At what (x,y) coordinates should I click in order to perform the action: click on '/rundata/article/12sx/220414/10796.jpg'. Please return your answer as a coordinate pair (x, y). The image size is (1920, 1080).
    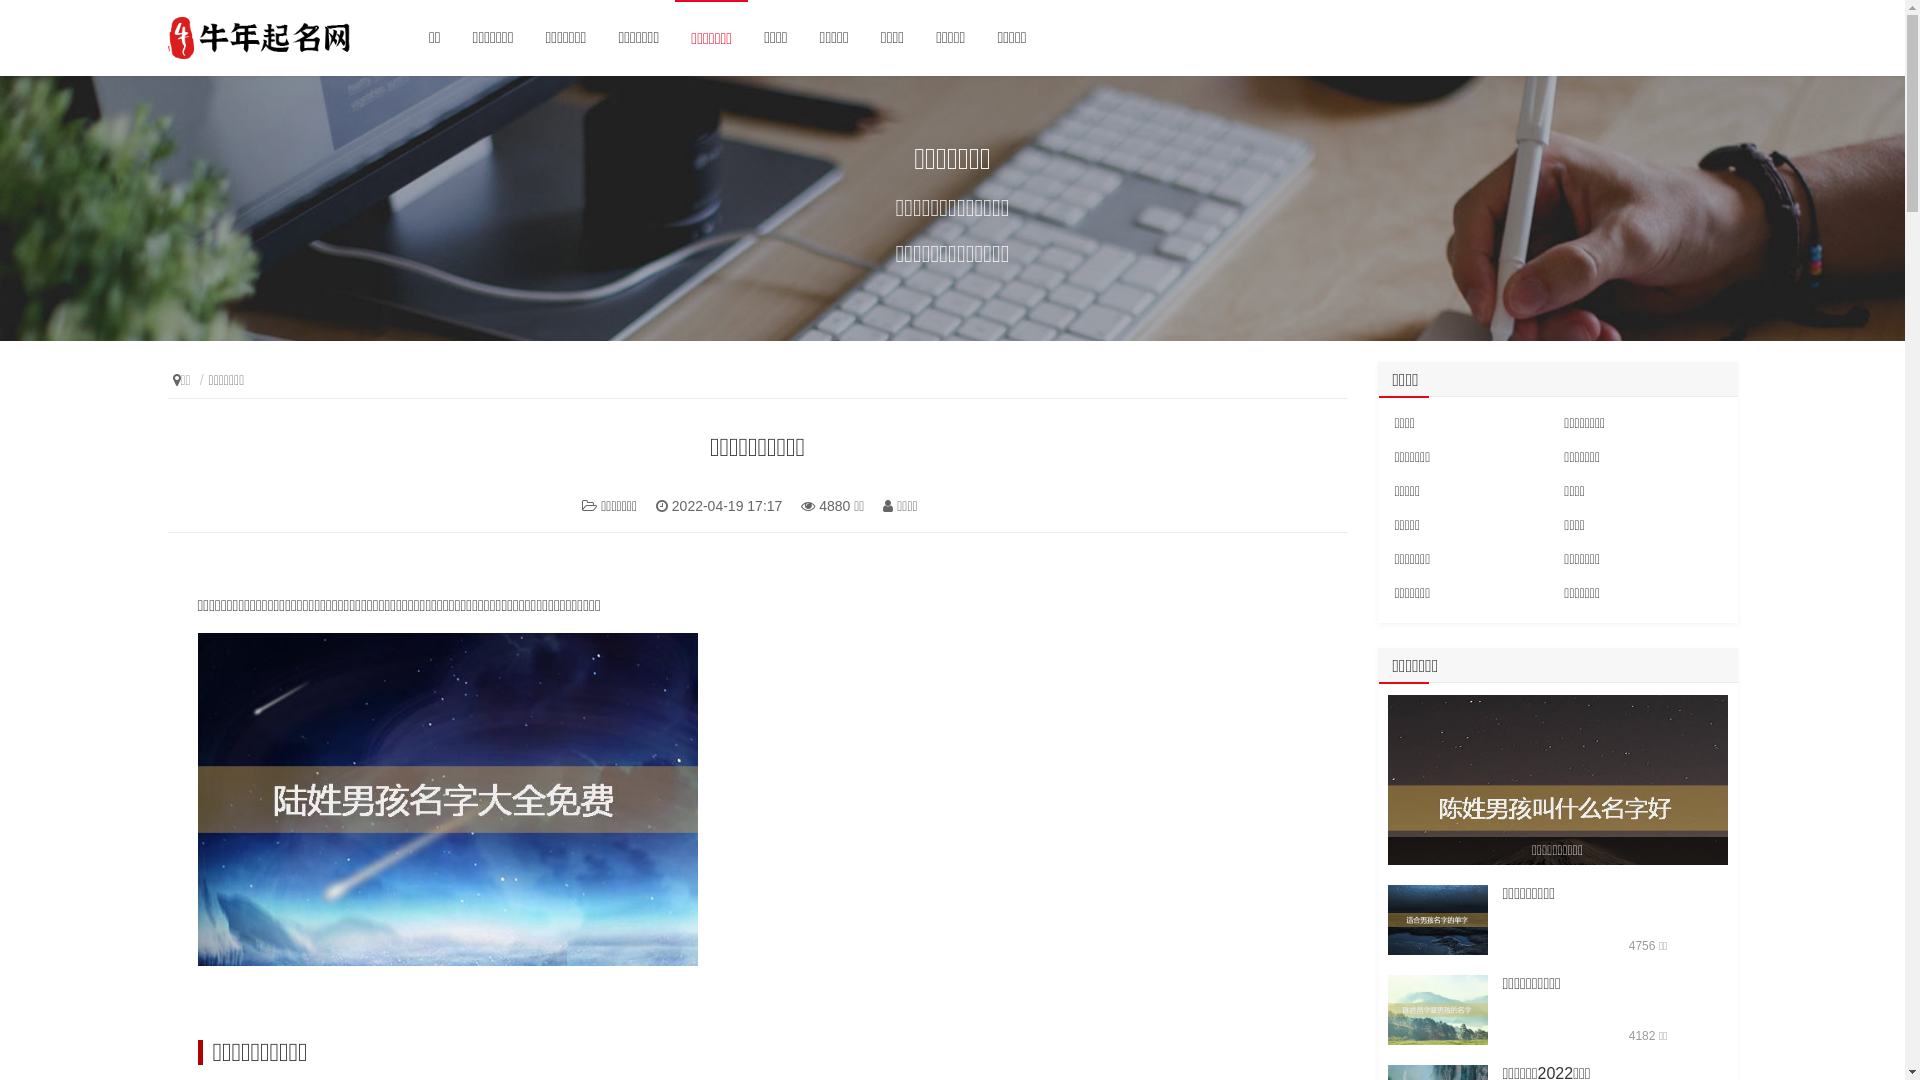
    Looking at the image, I should click on (1437, 920).